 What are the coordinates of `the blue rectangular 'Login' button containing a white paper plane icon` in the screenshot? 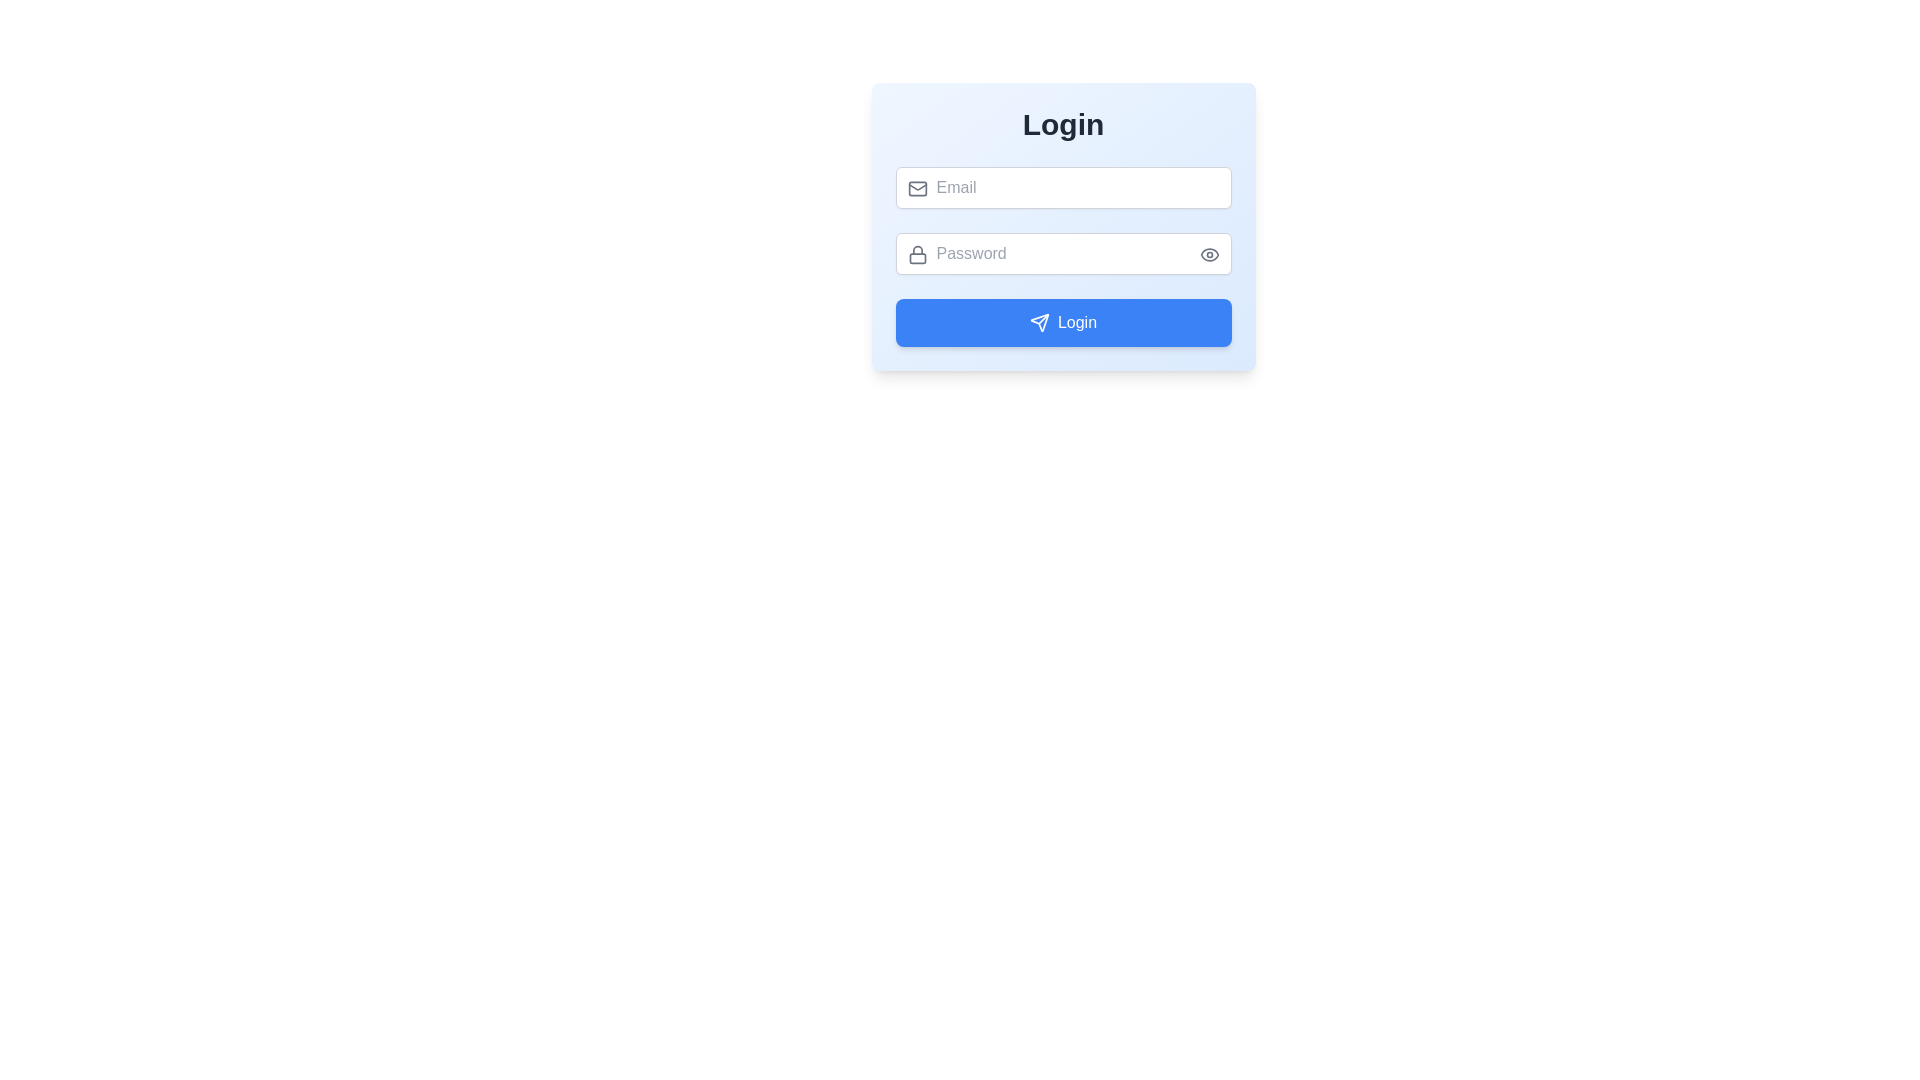 It's located at (1062, 322).